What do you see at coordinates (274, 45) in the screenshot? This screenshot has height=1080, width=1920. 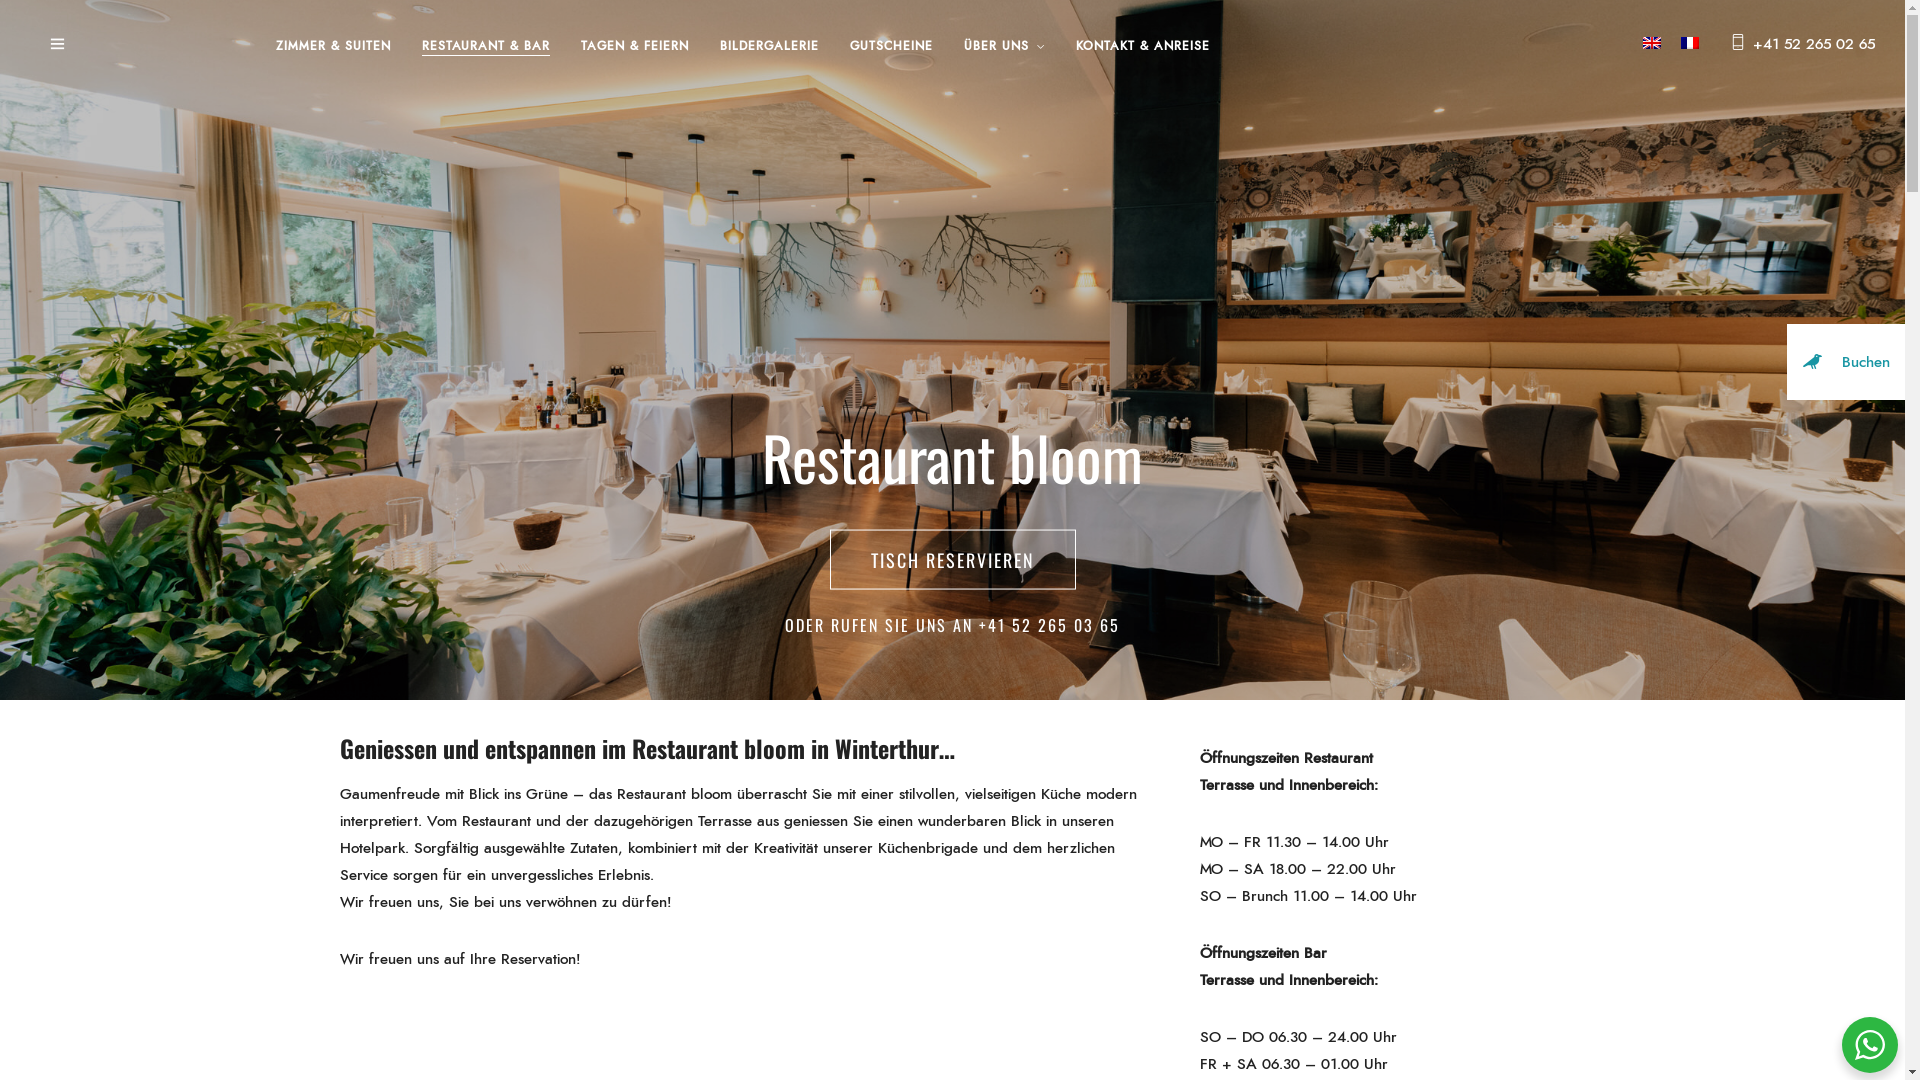 I see `'ZIMMER & SUITEN'` at bounding box center [274, 45].